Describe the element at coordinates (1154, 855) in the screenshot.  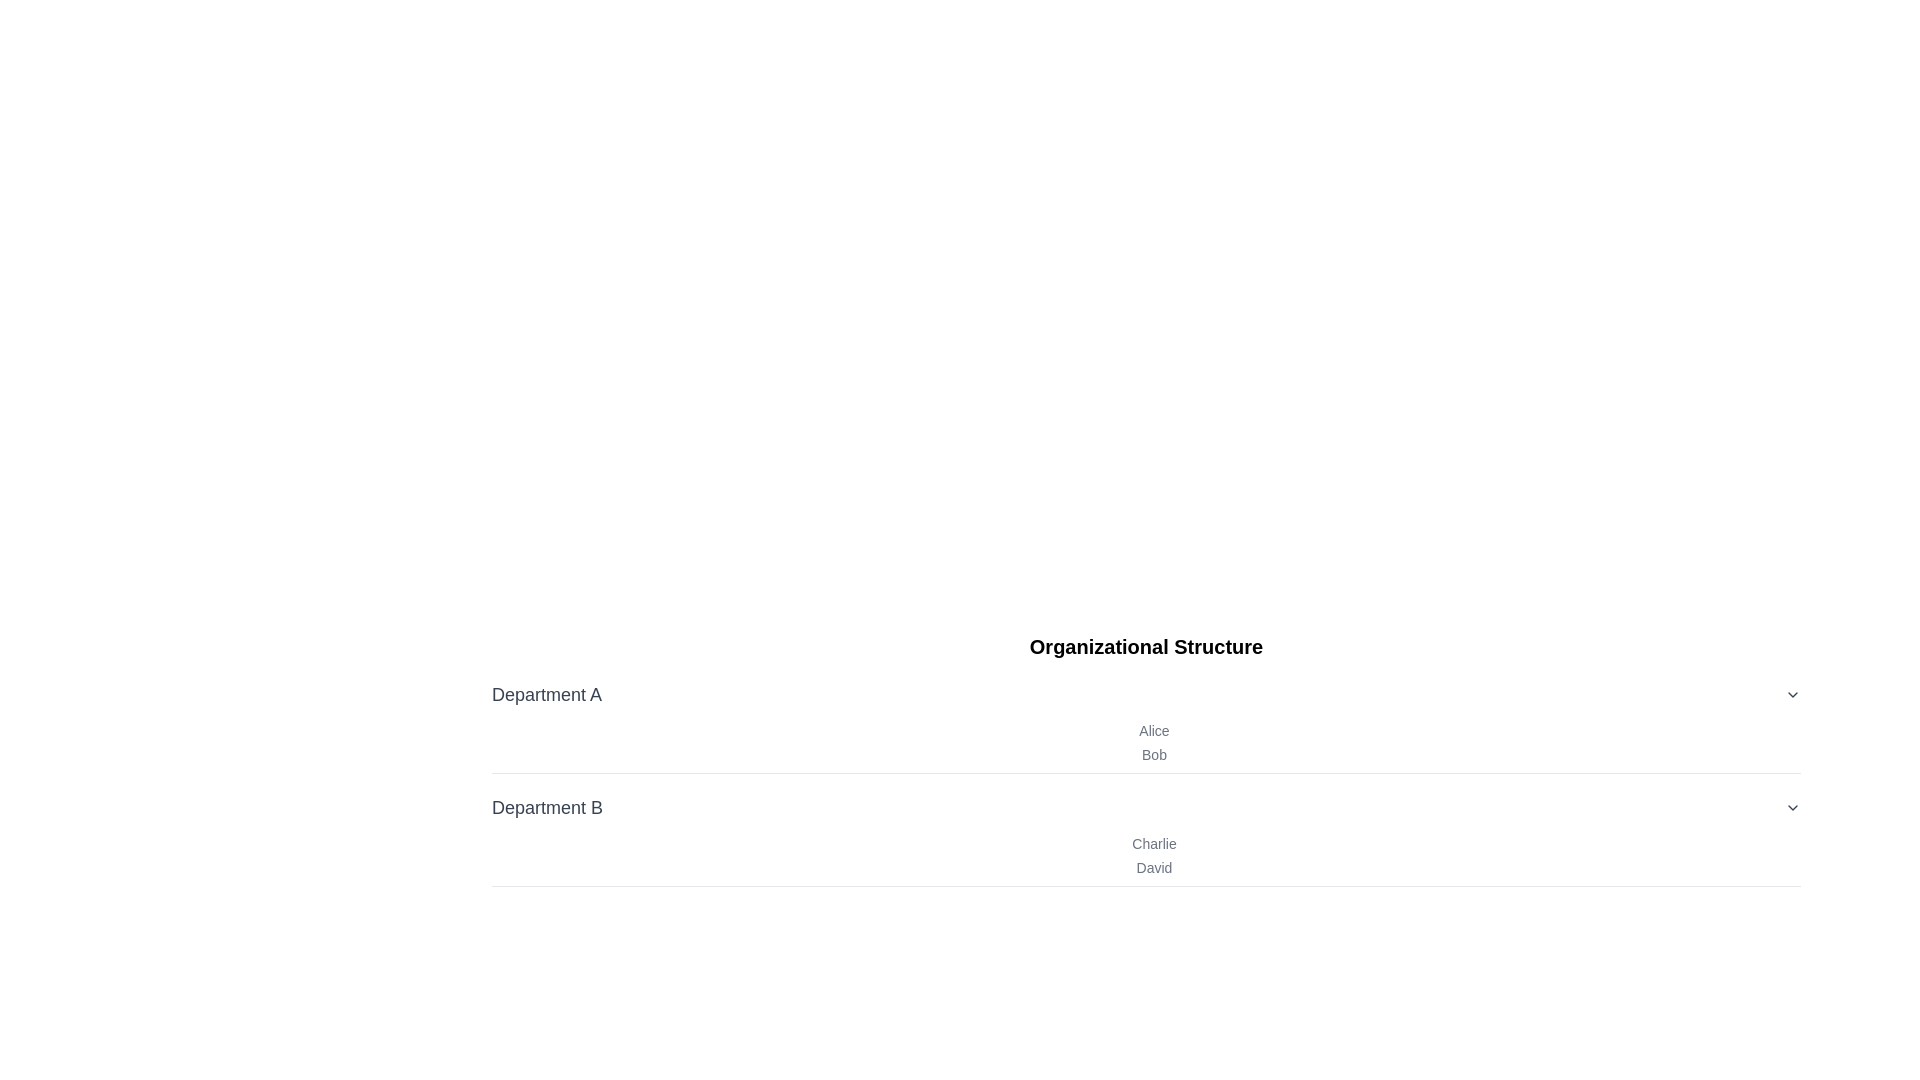
I see `the text block containing 'Charlie' and 'David', which is styled in gray and positioned under the heading 'Department B'` at that location.